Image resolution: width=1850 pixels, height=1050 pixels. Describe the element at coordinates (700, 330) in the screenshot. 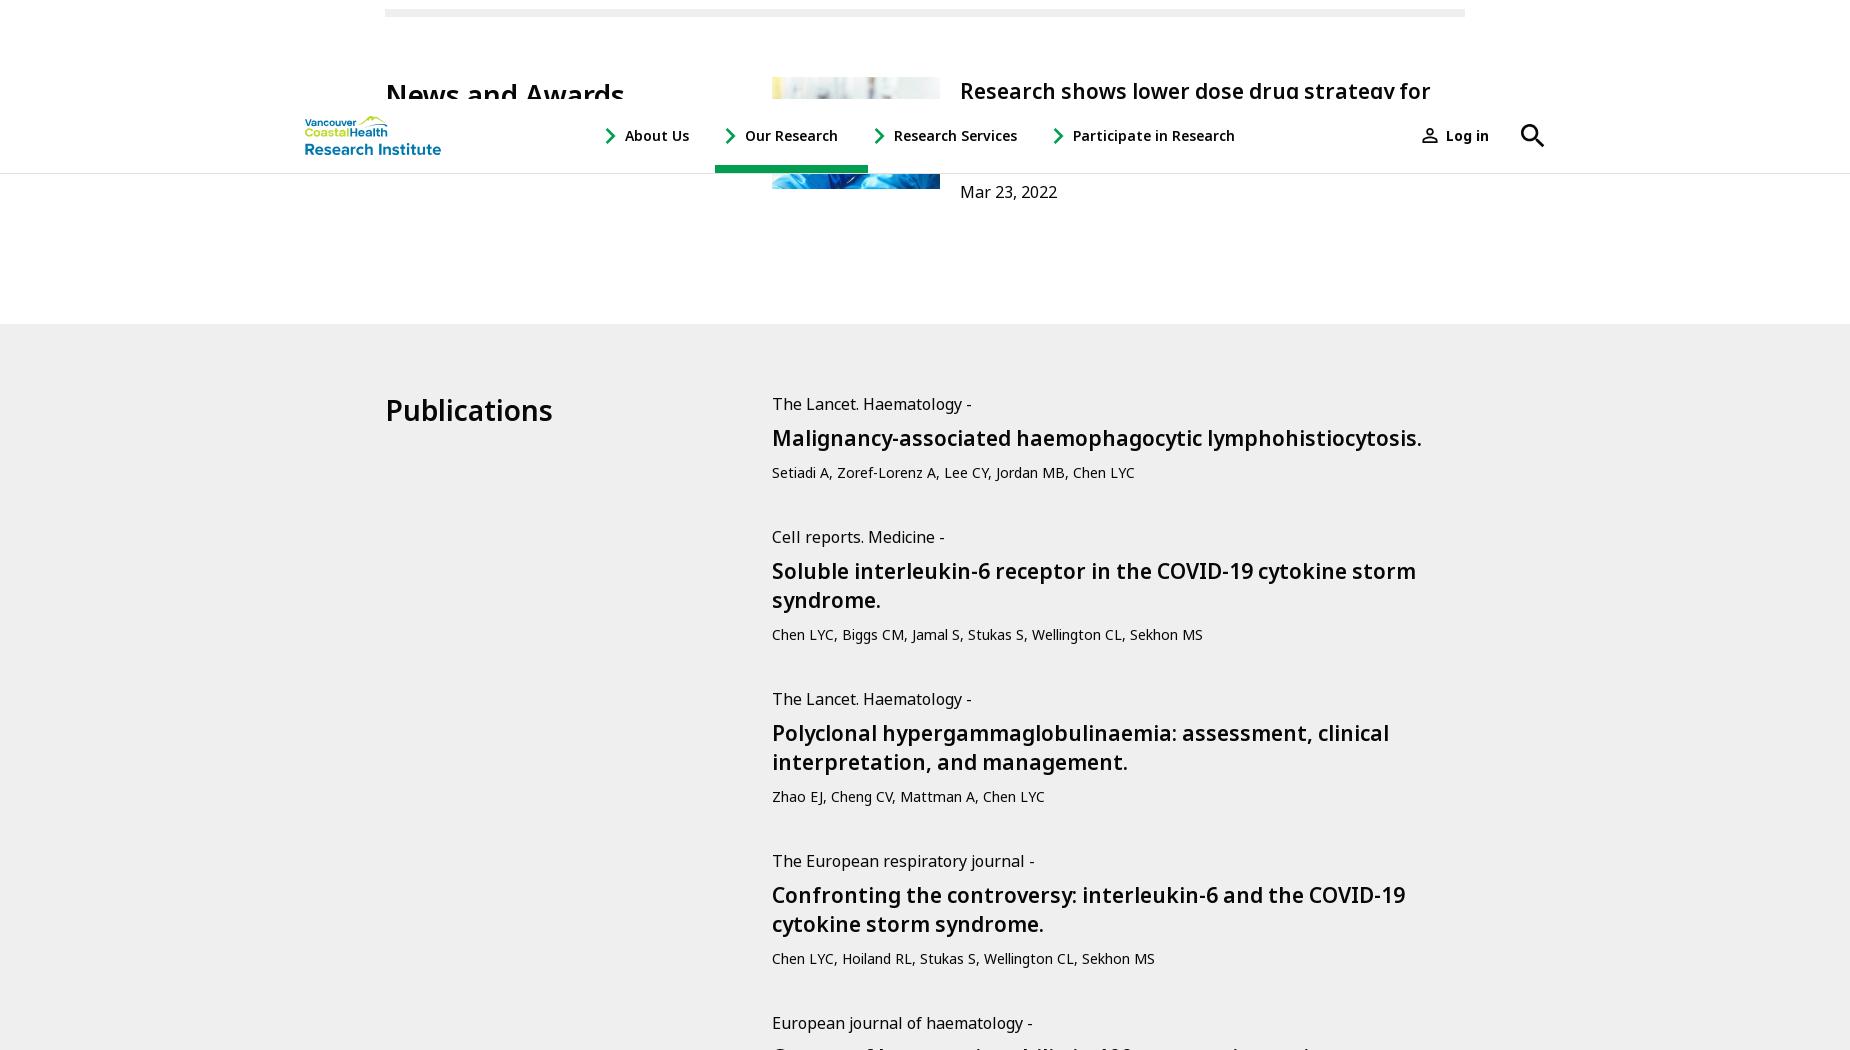

I see `'Create New Profile'` at that location.